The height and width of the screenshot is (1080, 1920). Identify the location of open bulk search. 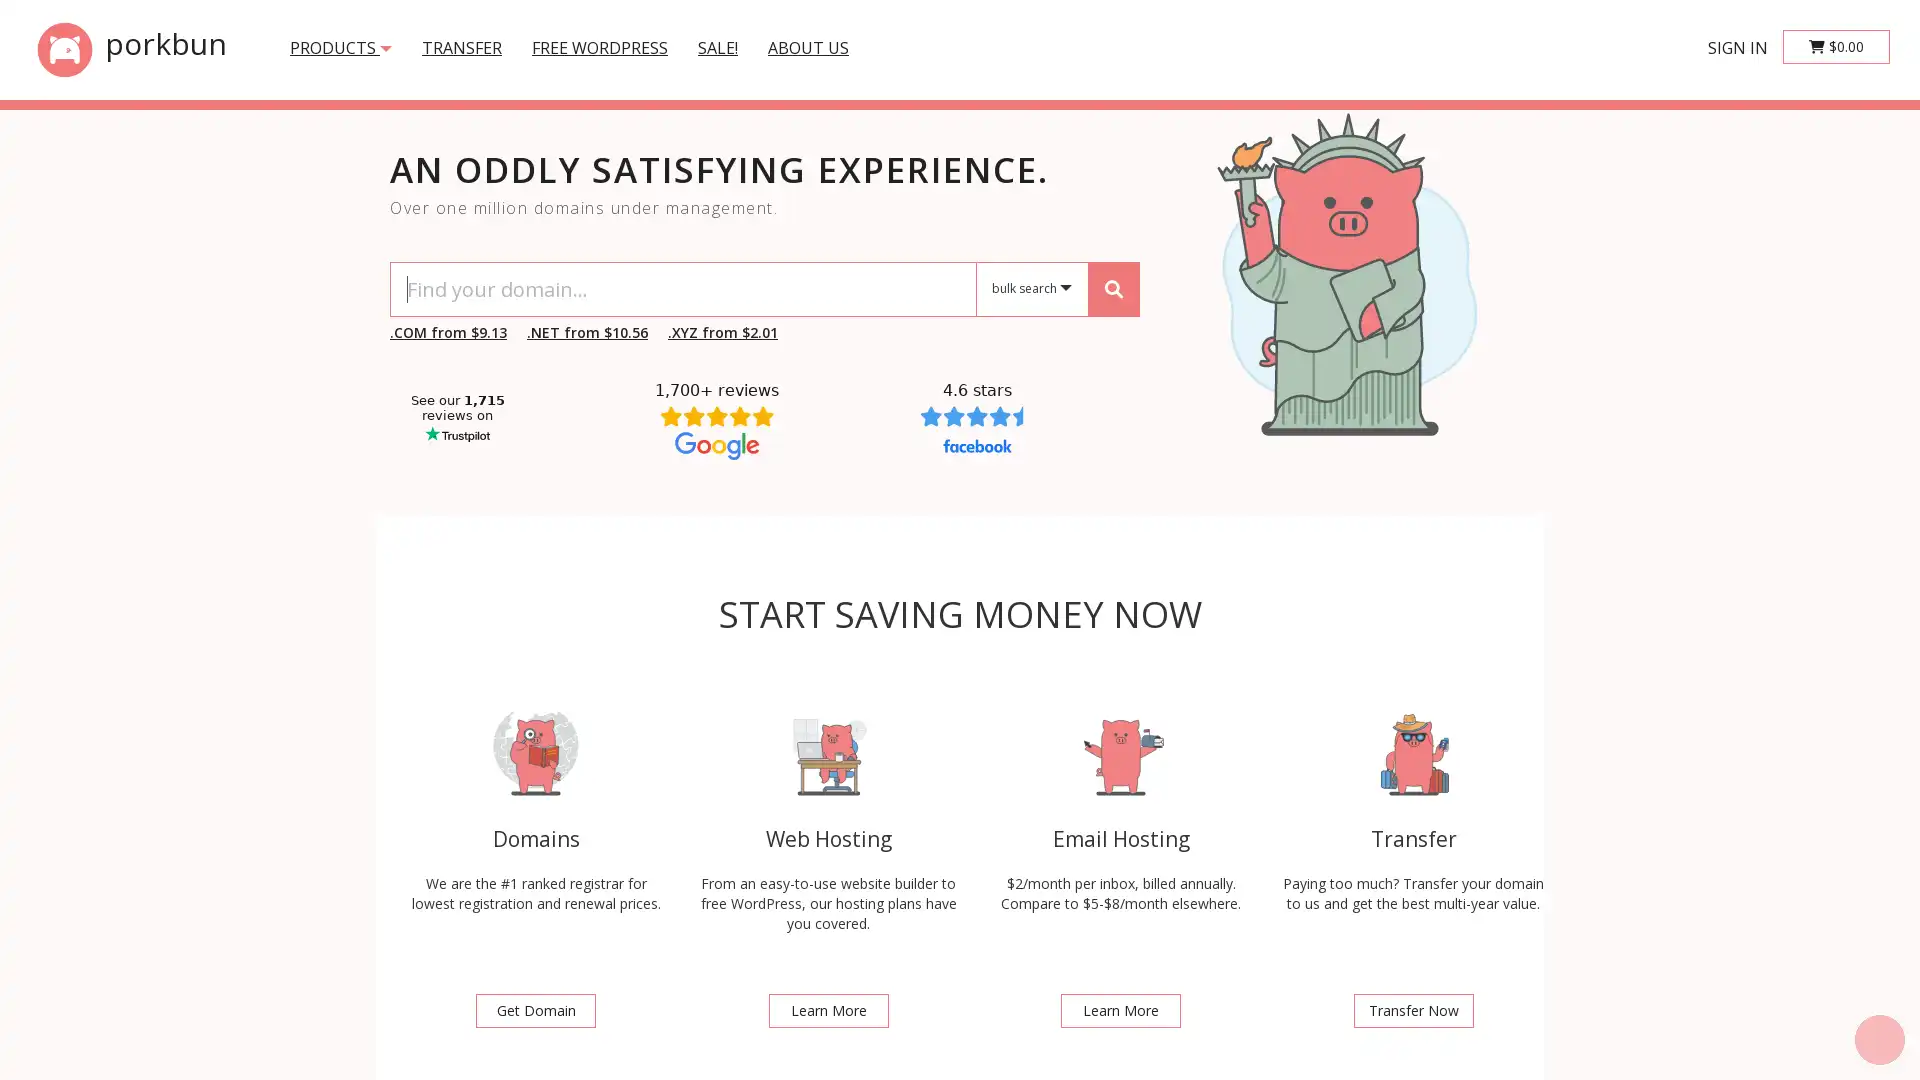
(1032, 289).